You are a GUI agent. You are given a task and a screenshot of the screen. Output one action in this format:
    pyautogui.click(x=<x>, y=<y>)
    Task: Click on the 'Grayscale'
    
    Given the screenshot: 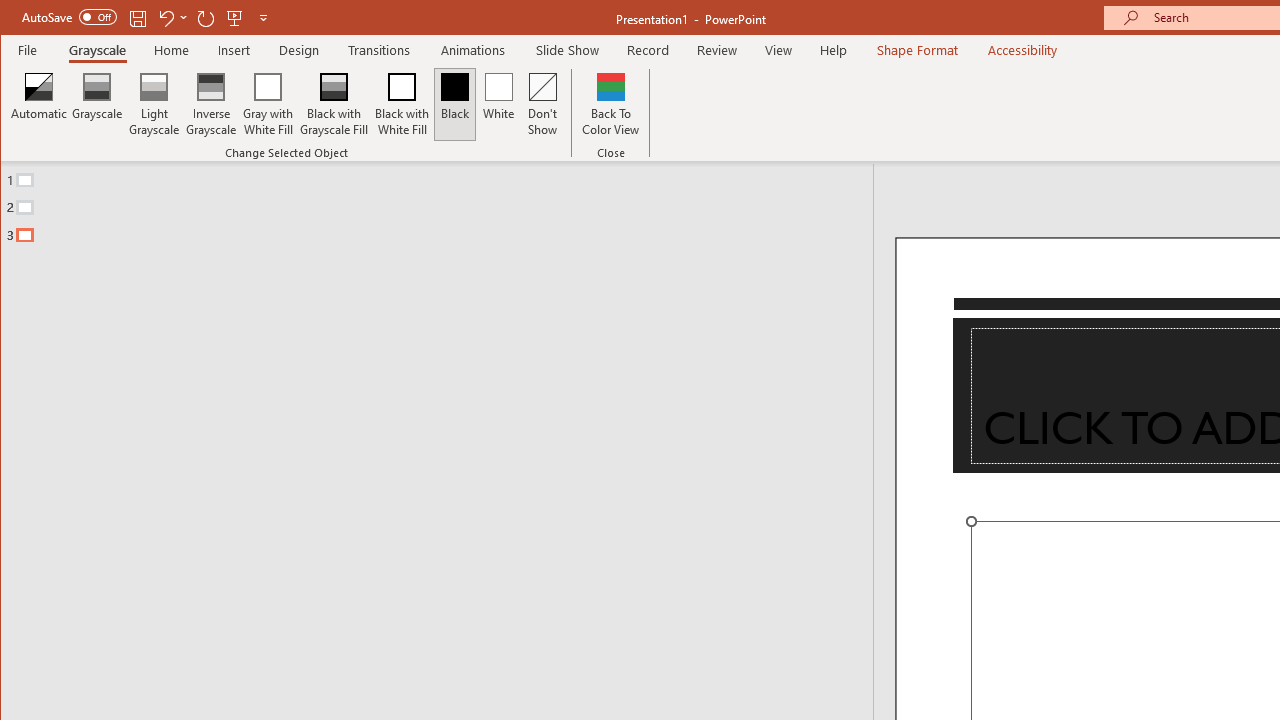 What is the action you would take?
    pyautogui.click(x=96, y=104)
    